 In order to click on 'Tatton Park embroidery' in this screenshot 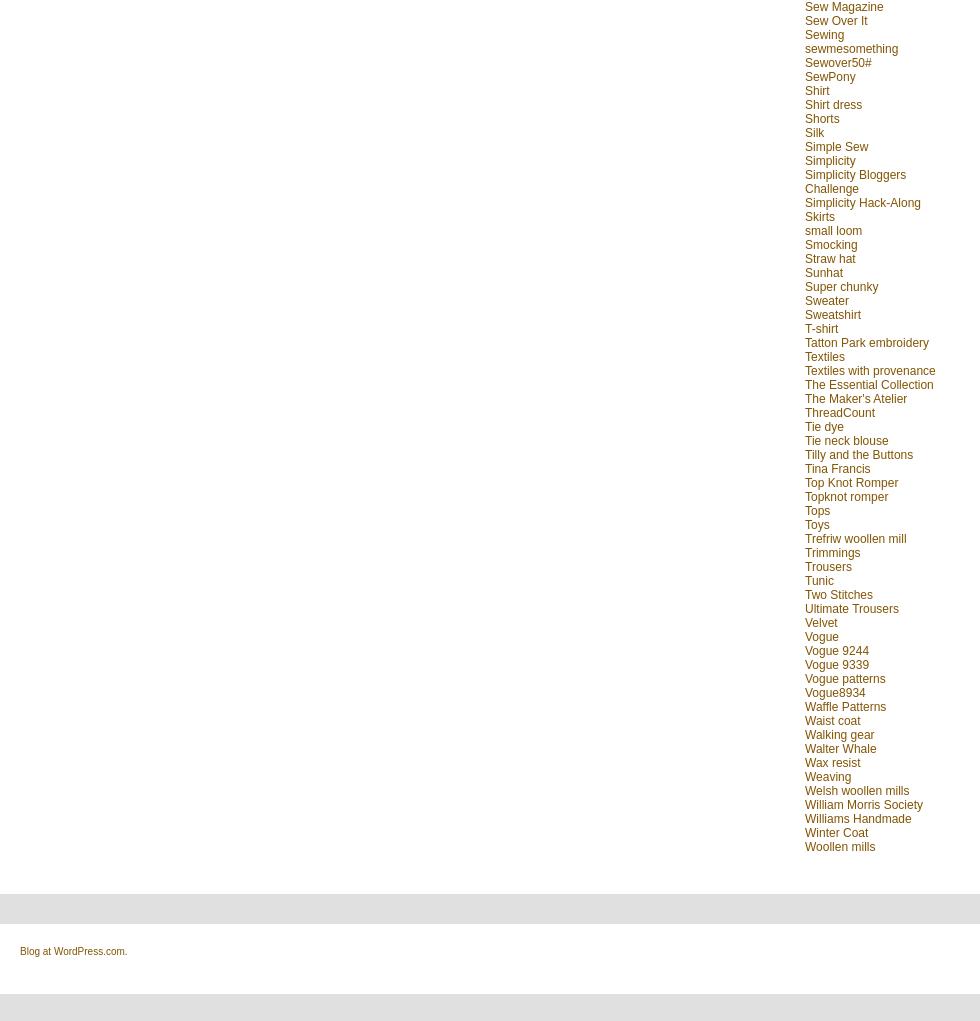, I will do `click(867, 341)`.